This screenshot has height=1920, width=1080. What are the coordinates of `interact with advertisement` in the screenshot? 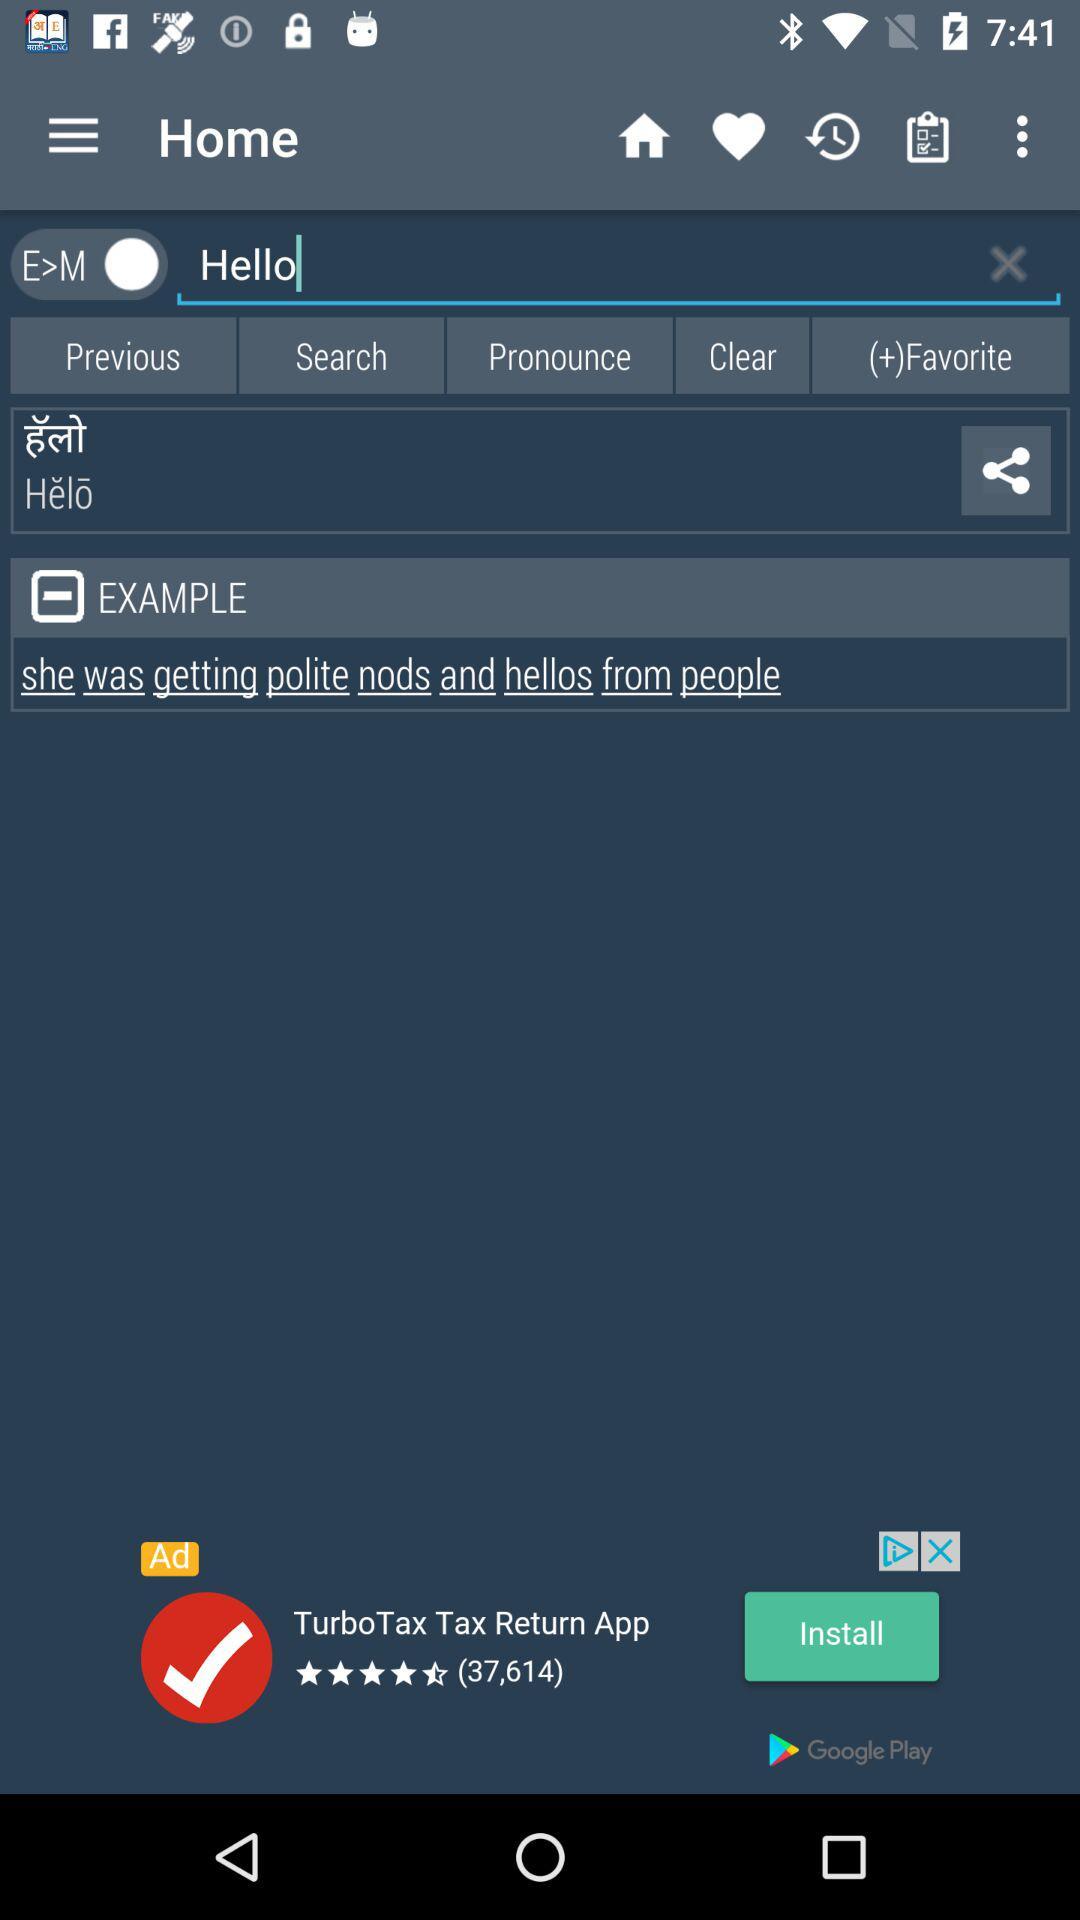 It's located at (540, 1662).